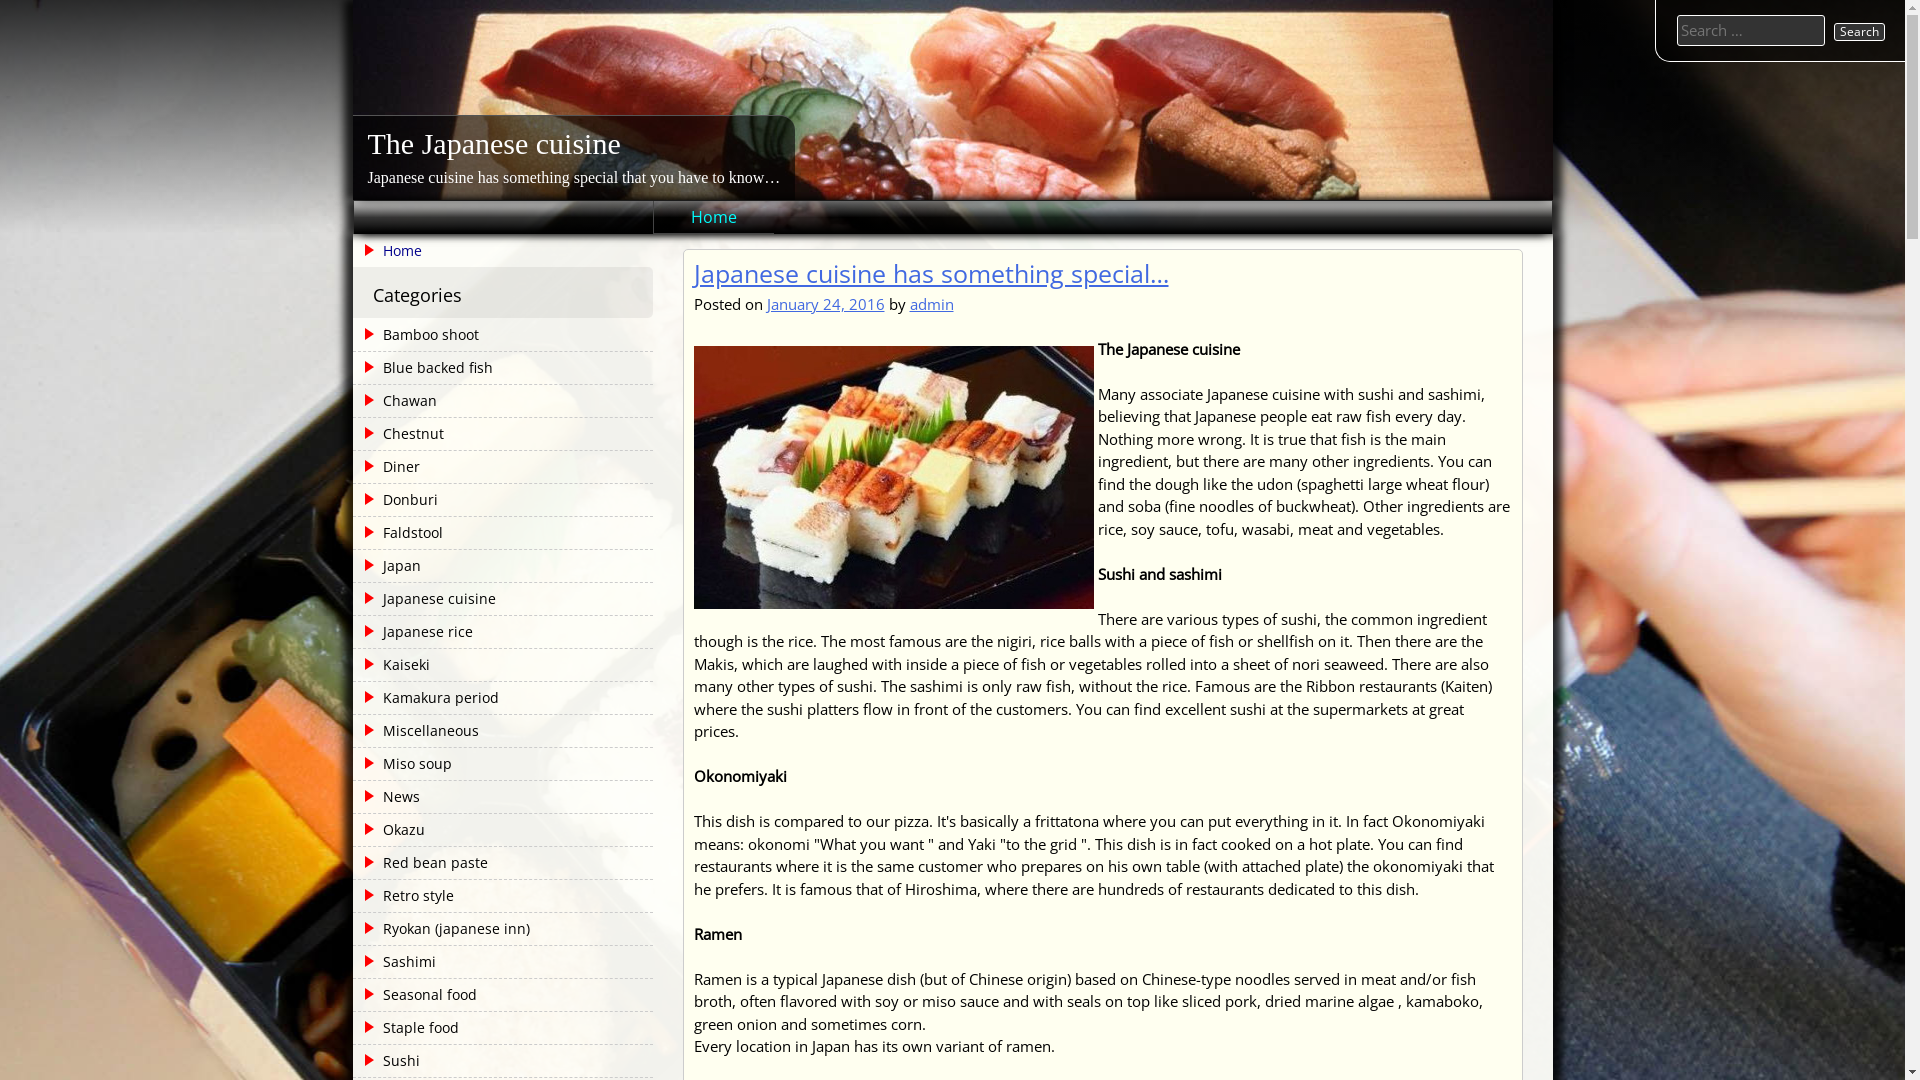  Describe the element at coordinates (825, 304) in the screenshot. I see `'January 24, 2016'` at that location.